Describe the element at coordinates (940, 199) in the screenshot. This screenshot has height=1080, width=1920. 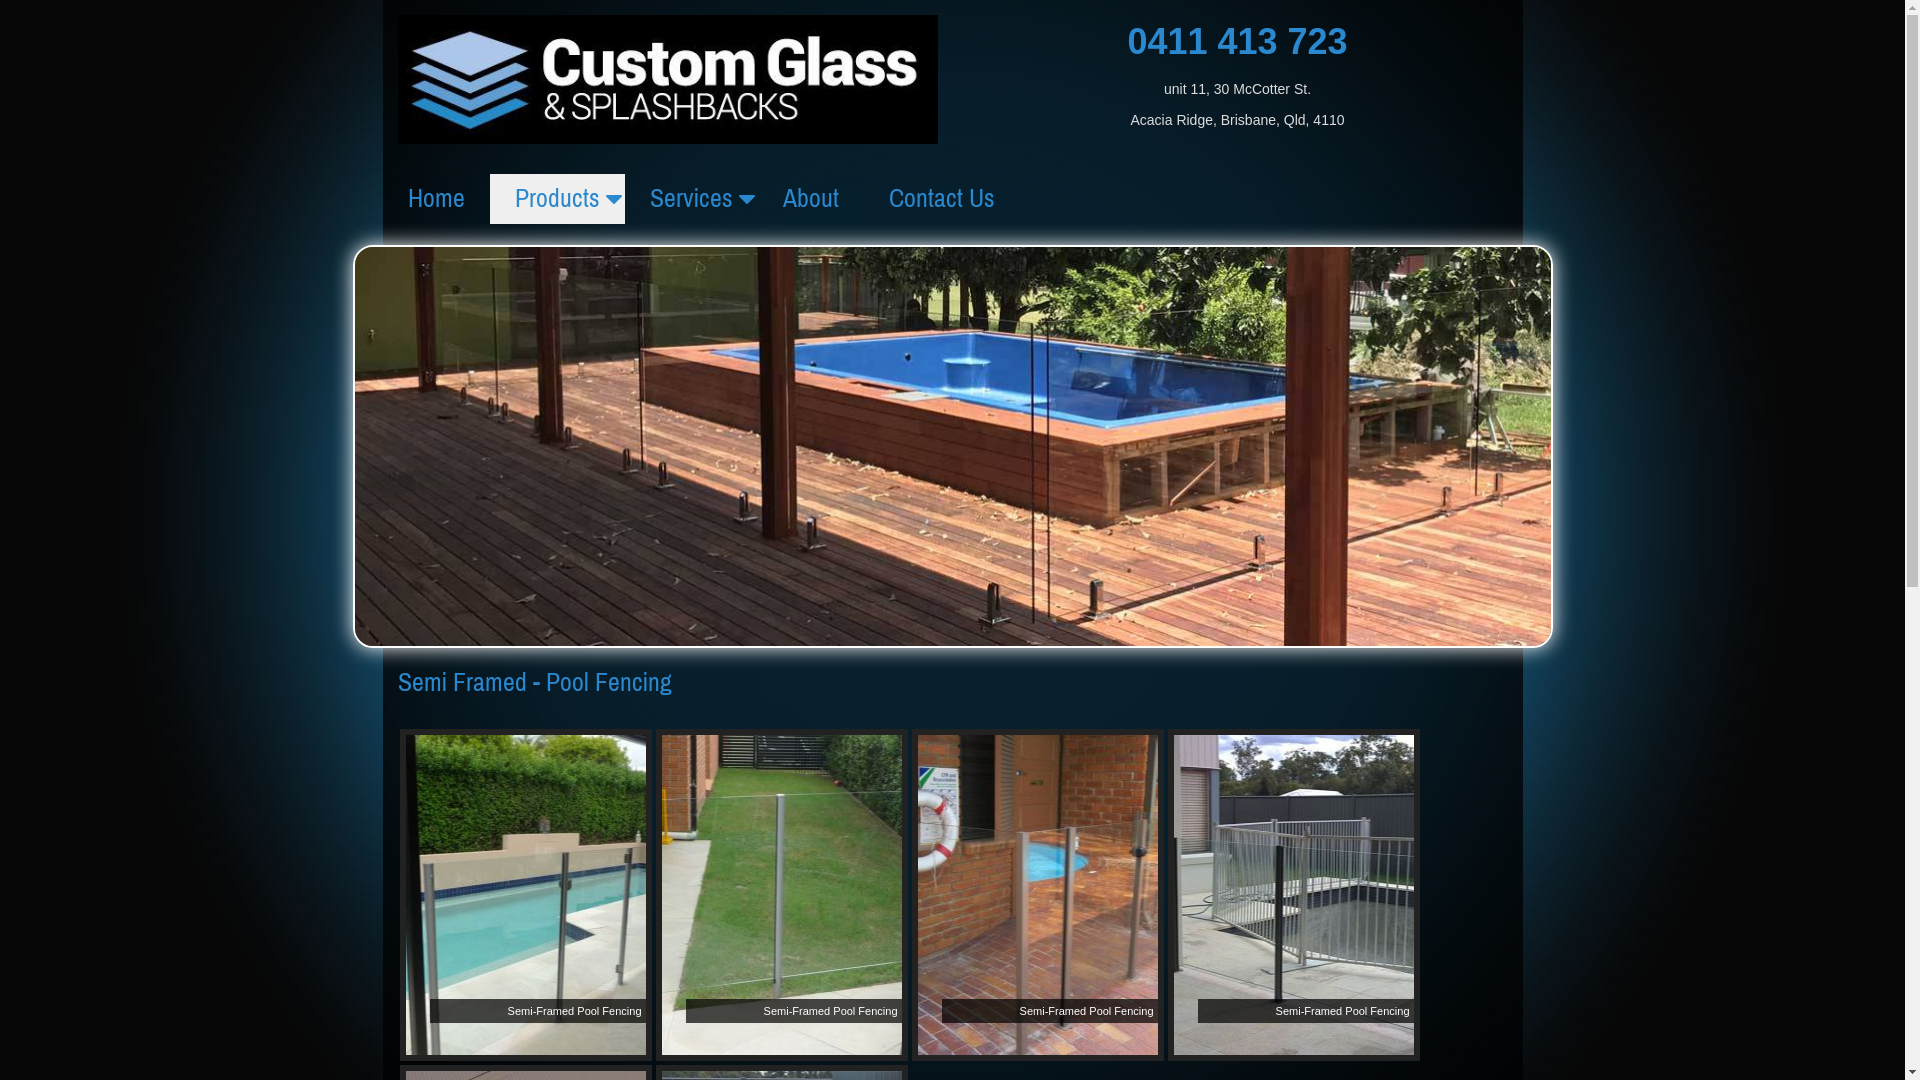
I see `'Contact Us'` at that location.